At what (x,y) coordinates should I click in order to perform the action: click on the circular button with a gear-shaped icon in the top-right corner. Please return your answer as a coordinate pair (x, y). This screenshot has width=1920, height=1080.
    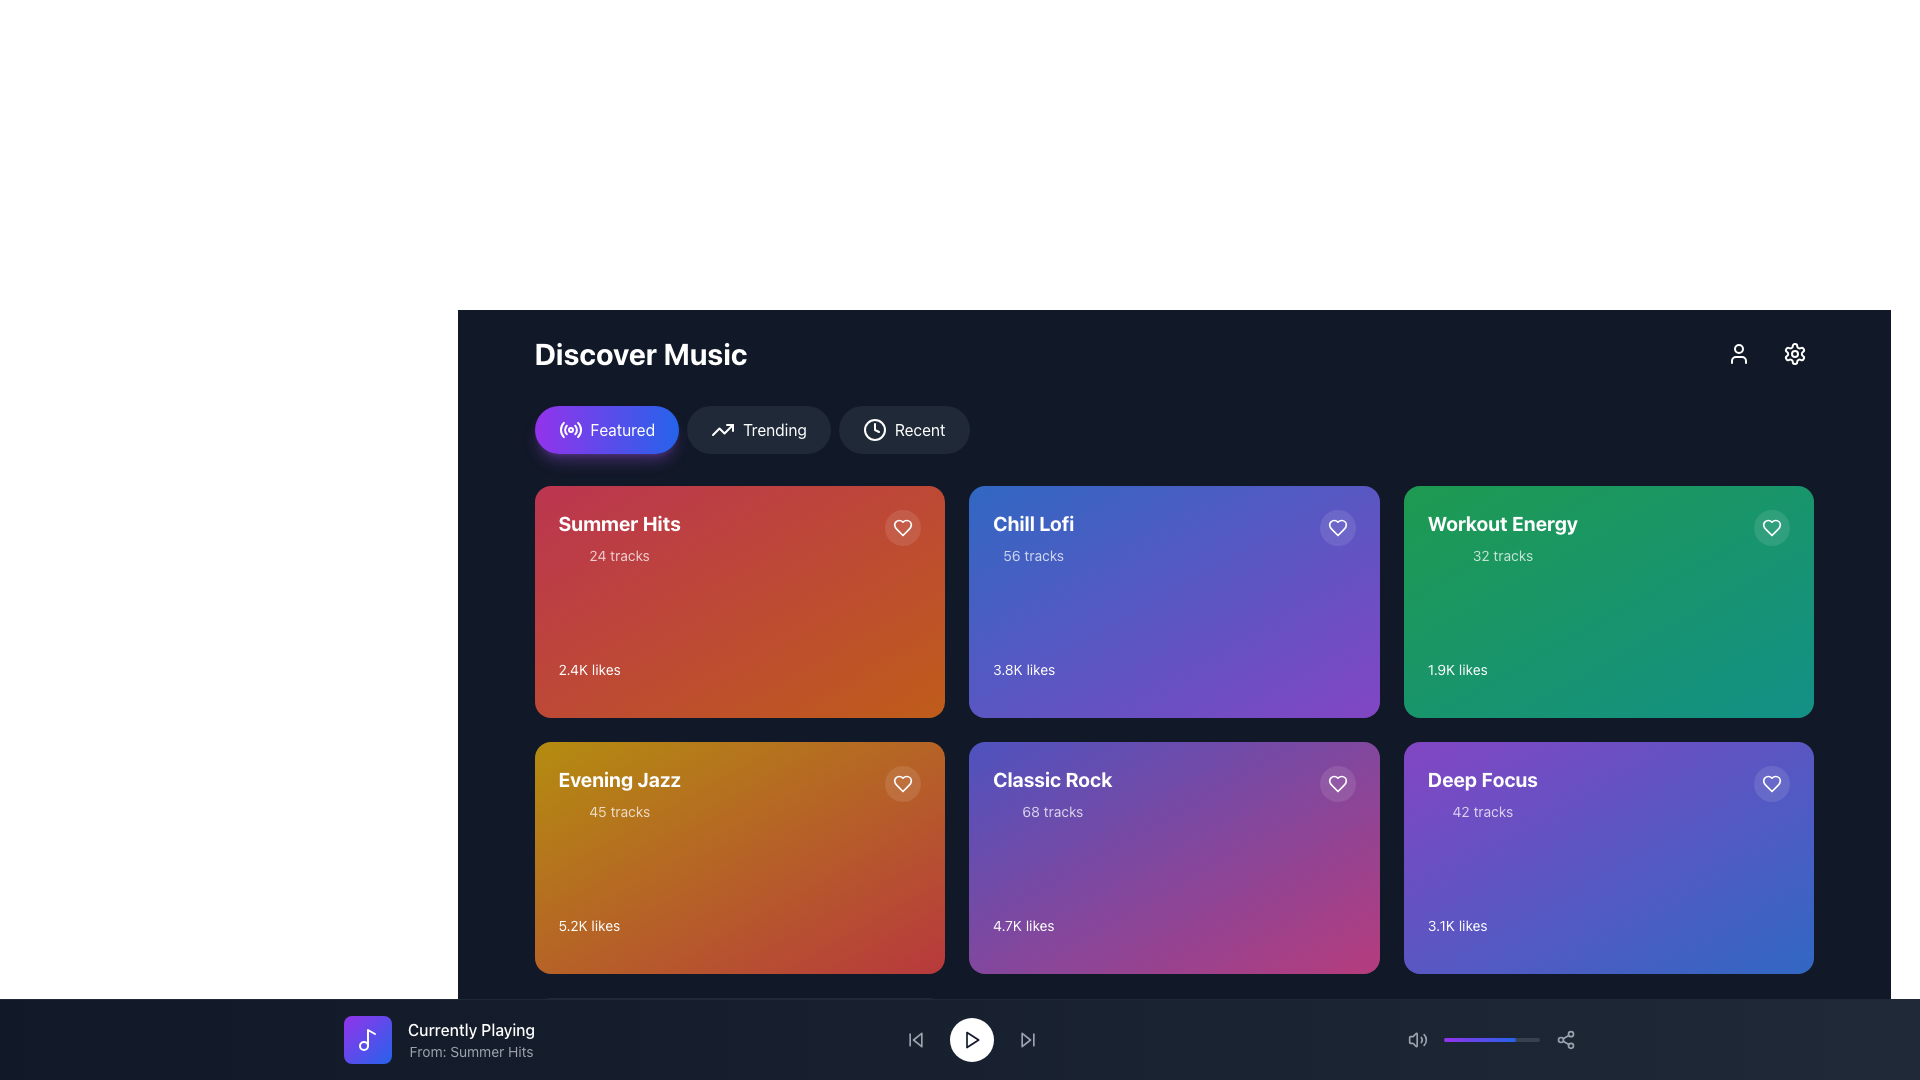
    Looking at the image, I should click on (1794, 353).